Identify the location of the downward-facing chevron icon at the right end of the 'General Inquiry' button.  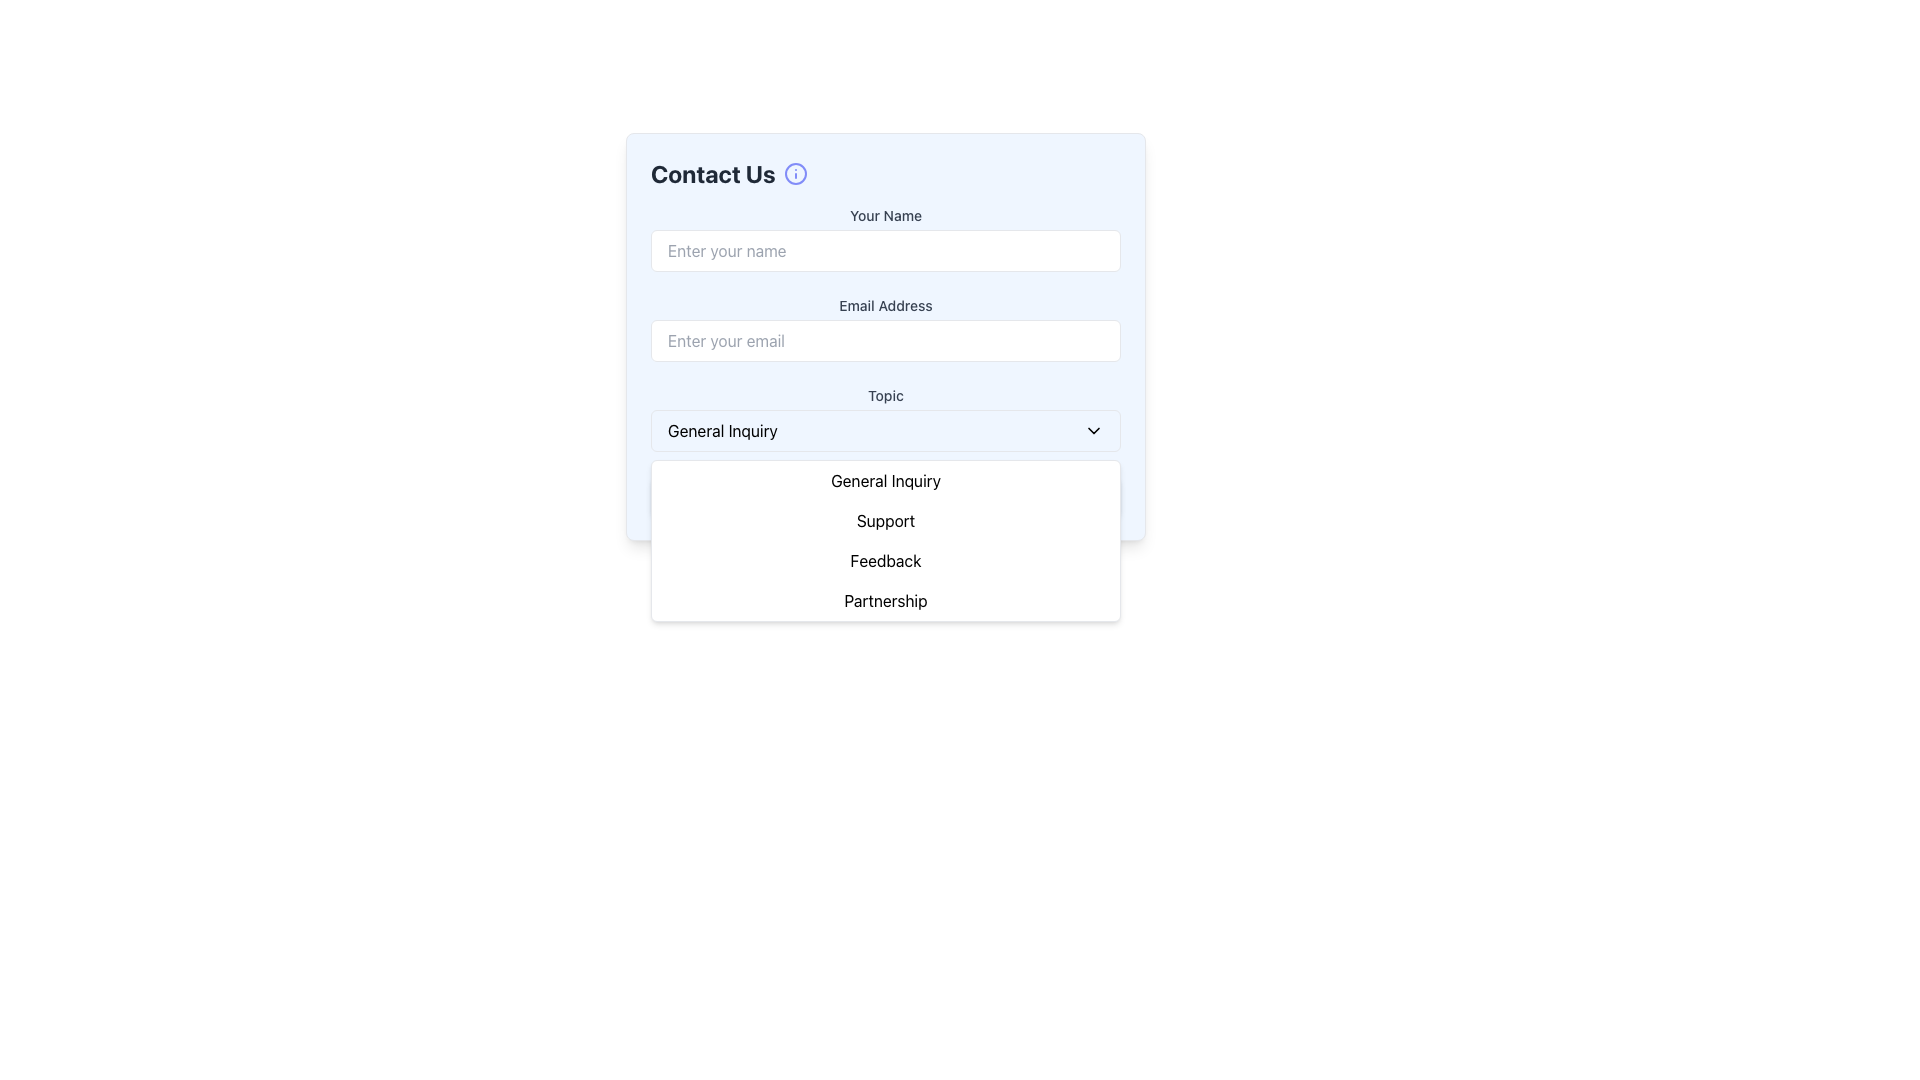
(1093, 430).